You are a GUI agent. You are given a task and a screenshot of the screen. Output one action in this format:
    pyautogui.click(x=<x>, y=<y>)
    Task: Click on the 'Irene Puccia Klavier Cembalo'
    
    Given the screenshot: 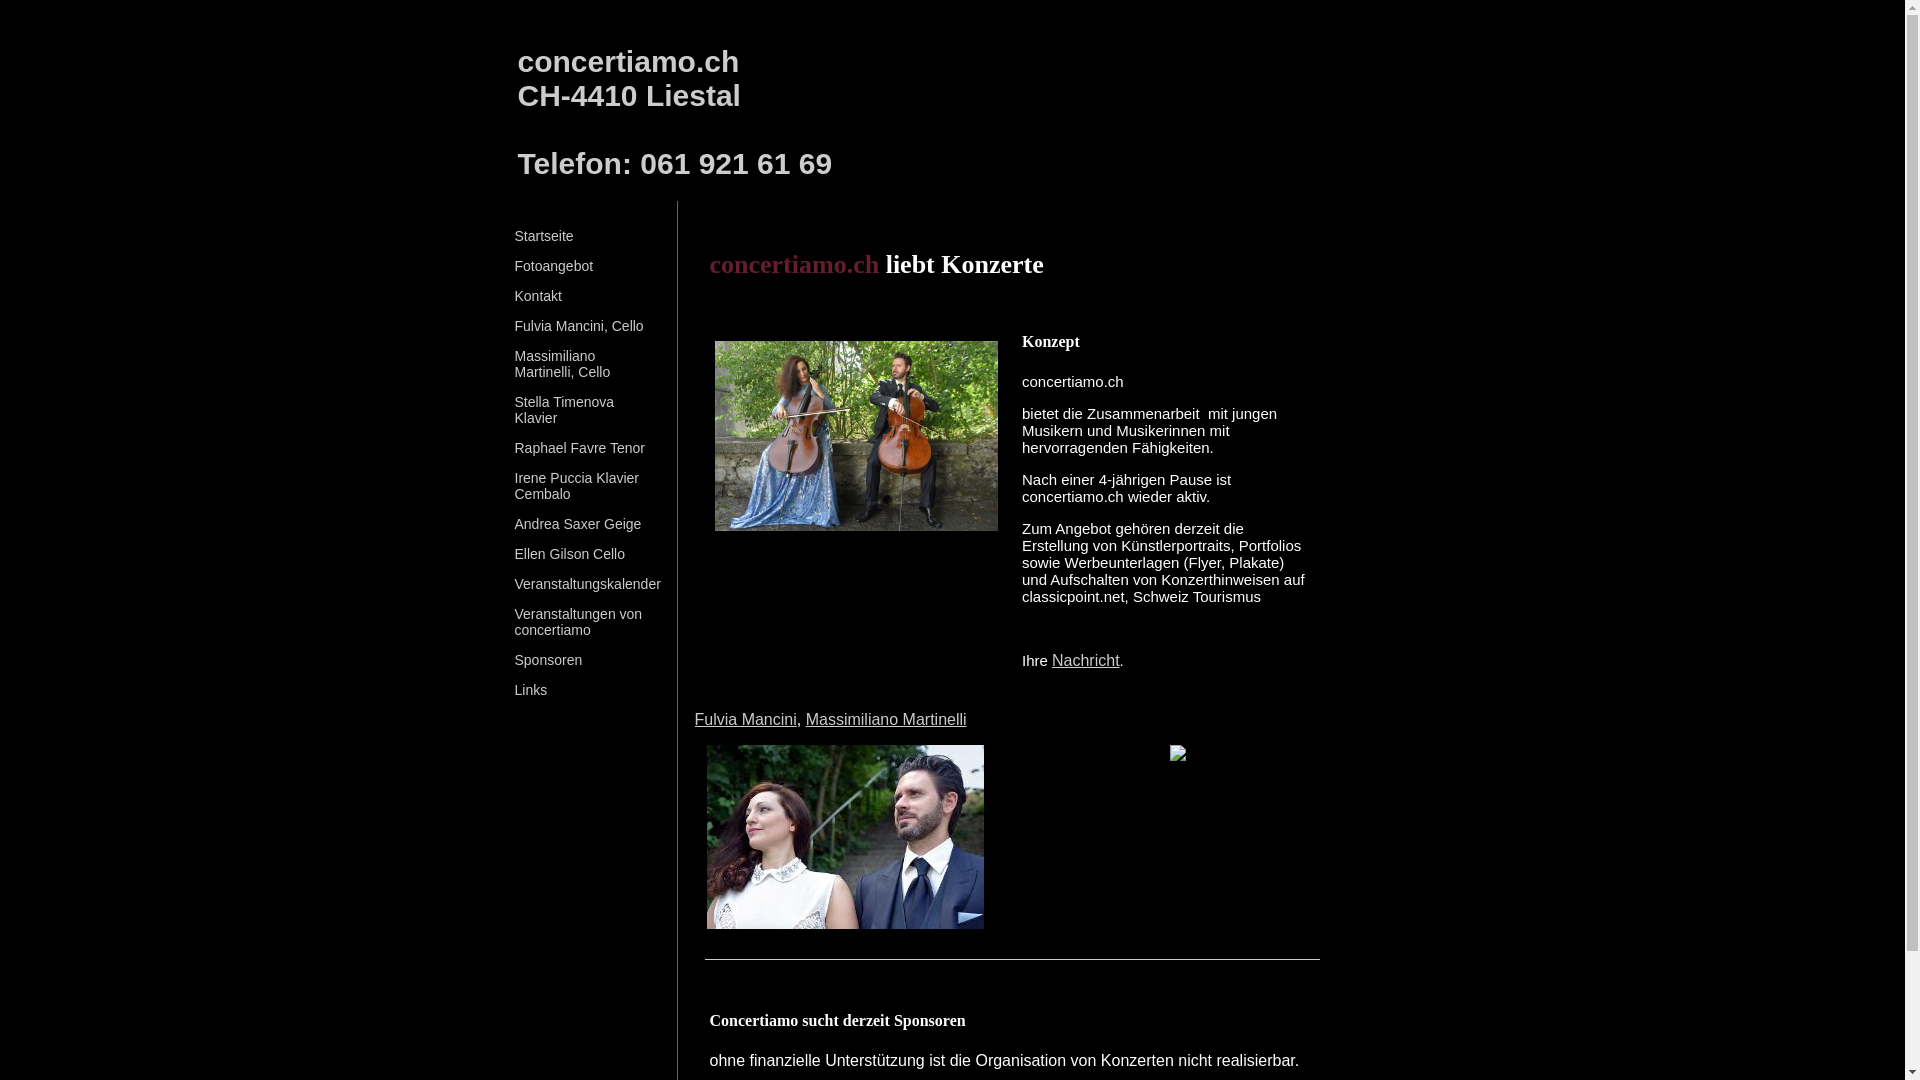 What is the action you would take?
    pyautogui.click(x=575, y=493)
    